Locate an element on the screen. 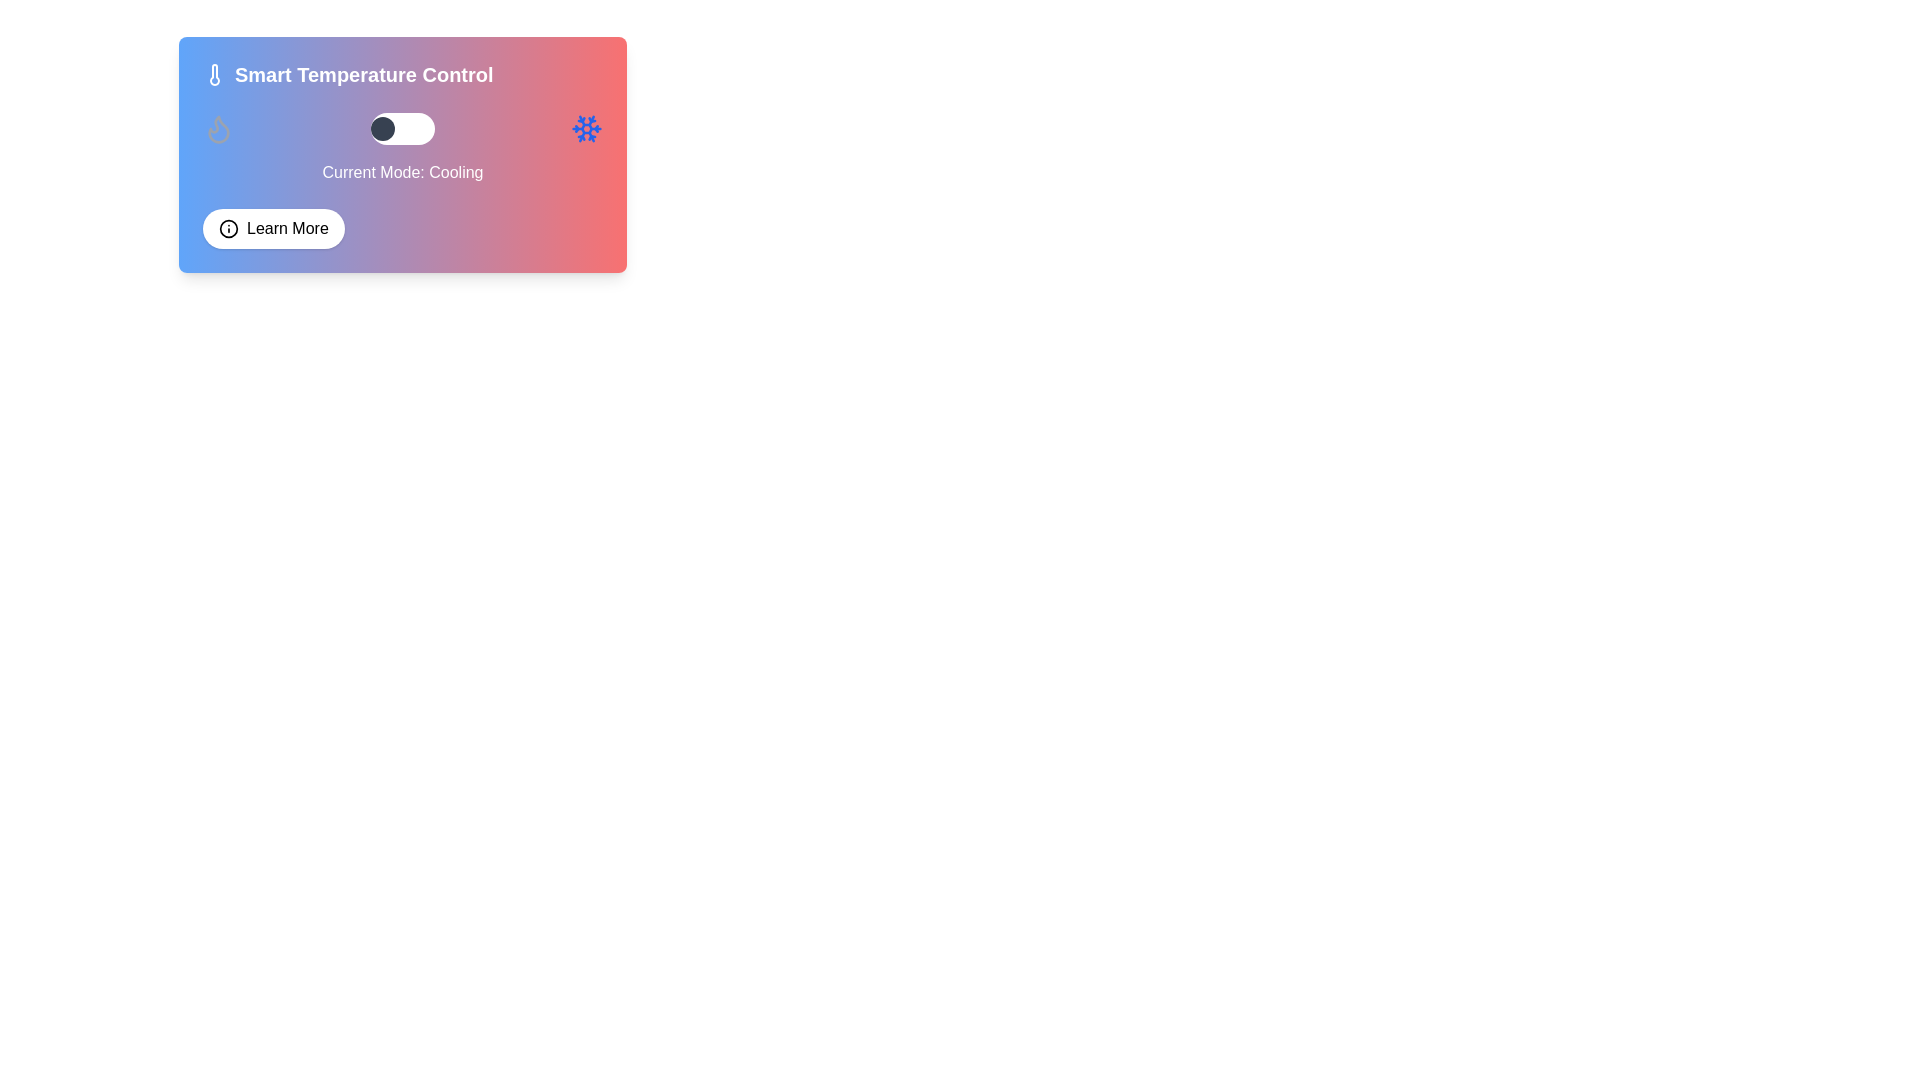 This screenshot has height=1080, width=1920. the 'Learn More' button is located at coordinates (272, 227).